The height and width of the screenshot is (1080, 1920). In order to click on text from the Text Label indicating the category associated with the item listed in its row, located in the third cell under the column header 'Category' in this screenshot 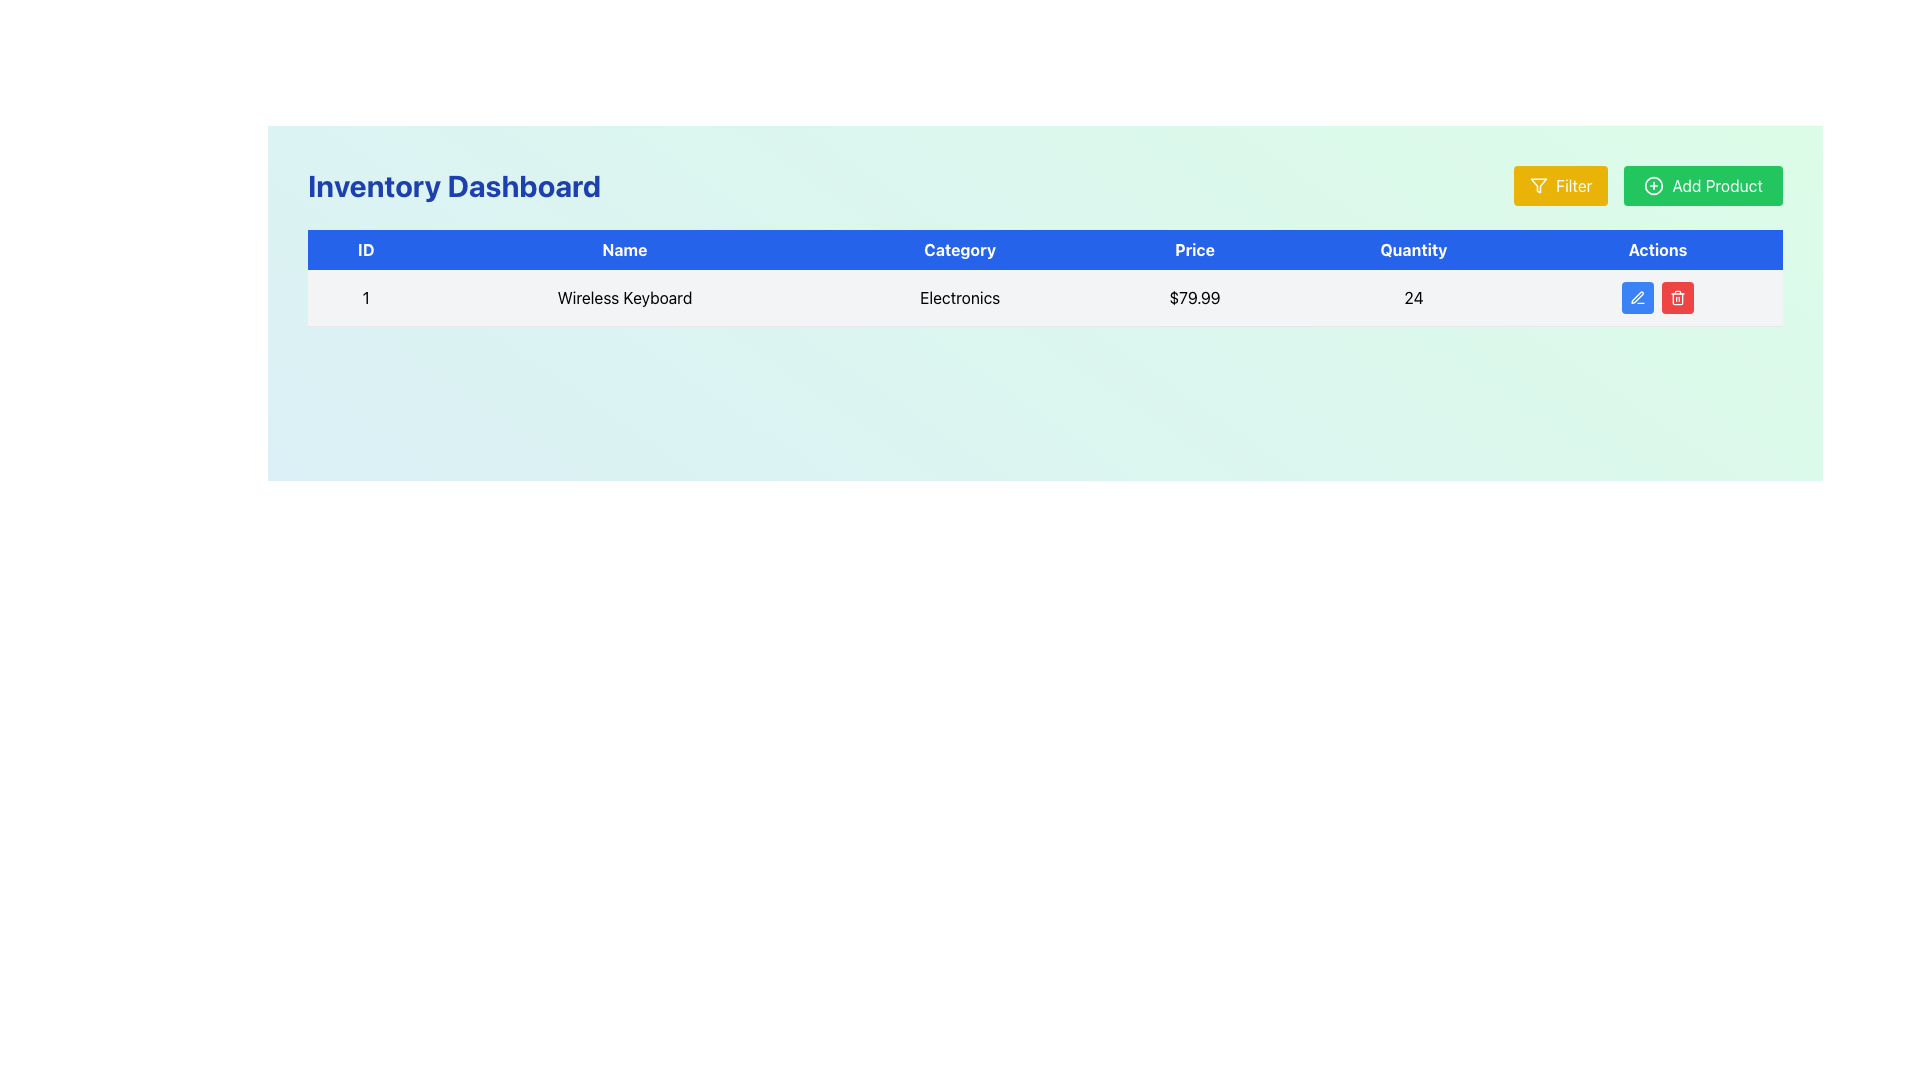, I will do `click(960, 298)`.